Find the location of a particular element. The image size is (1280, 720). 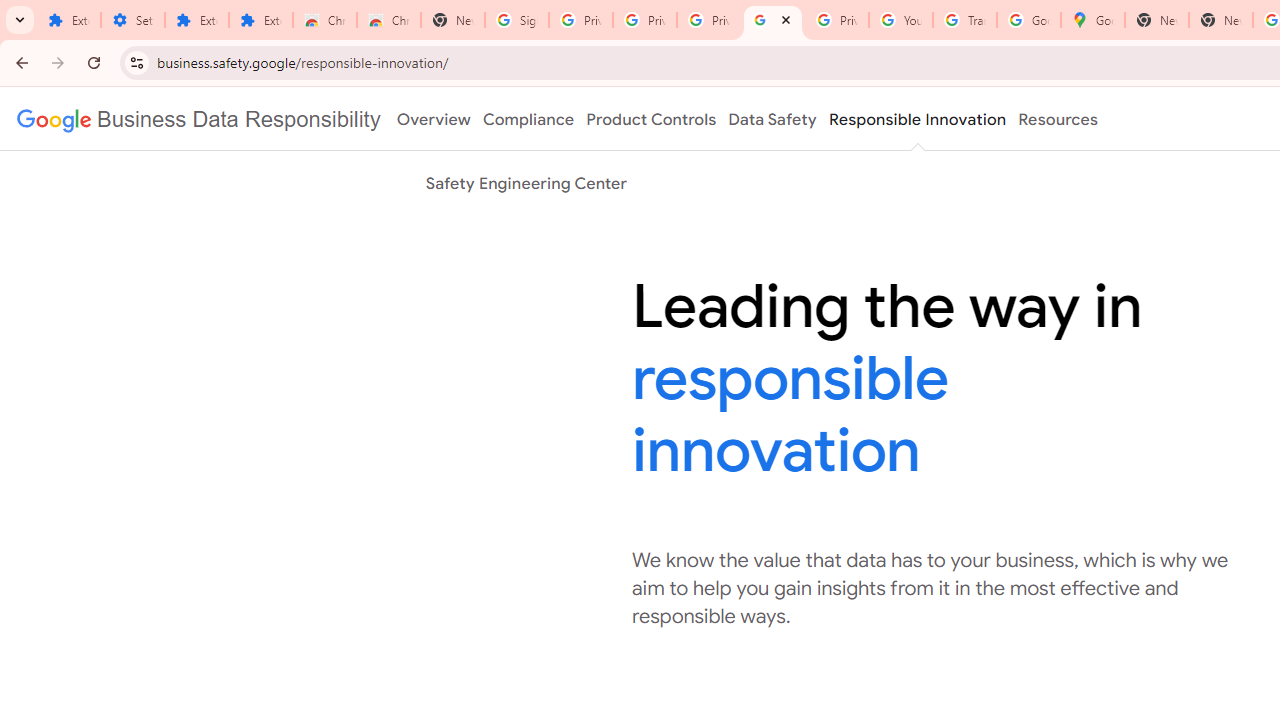

'Chrome Web Store - Themes' is located at coordinates (389, 20).